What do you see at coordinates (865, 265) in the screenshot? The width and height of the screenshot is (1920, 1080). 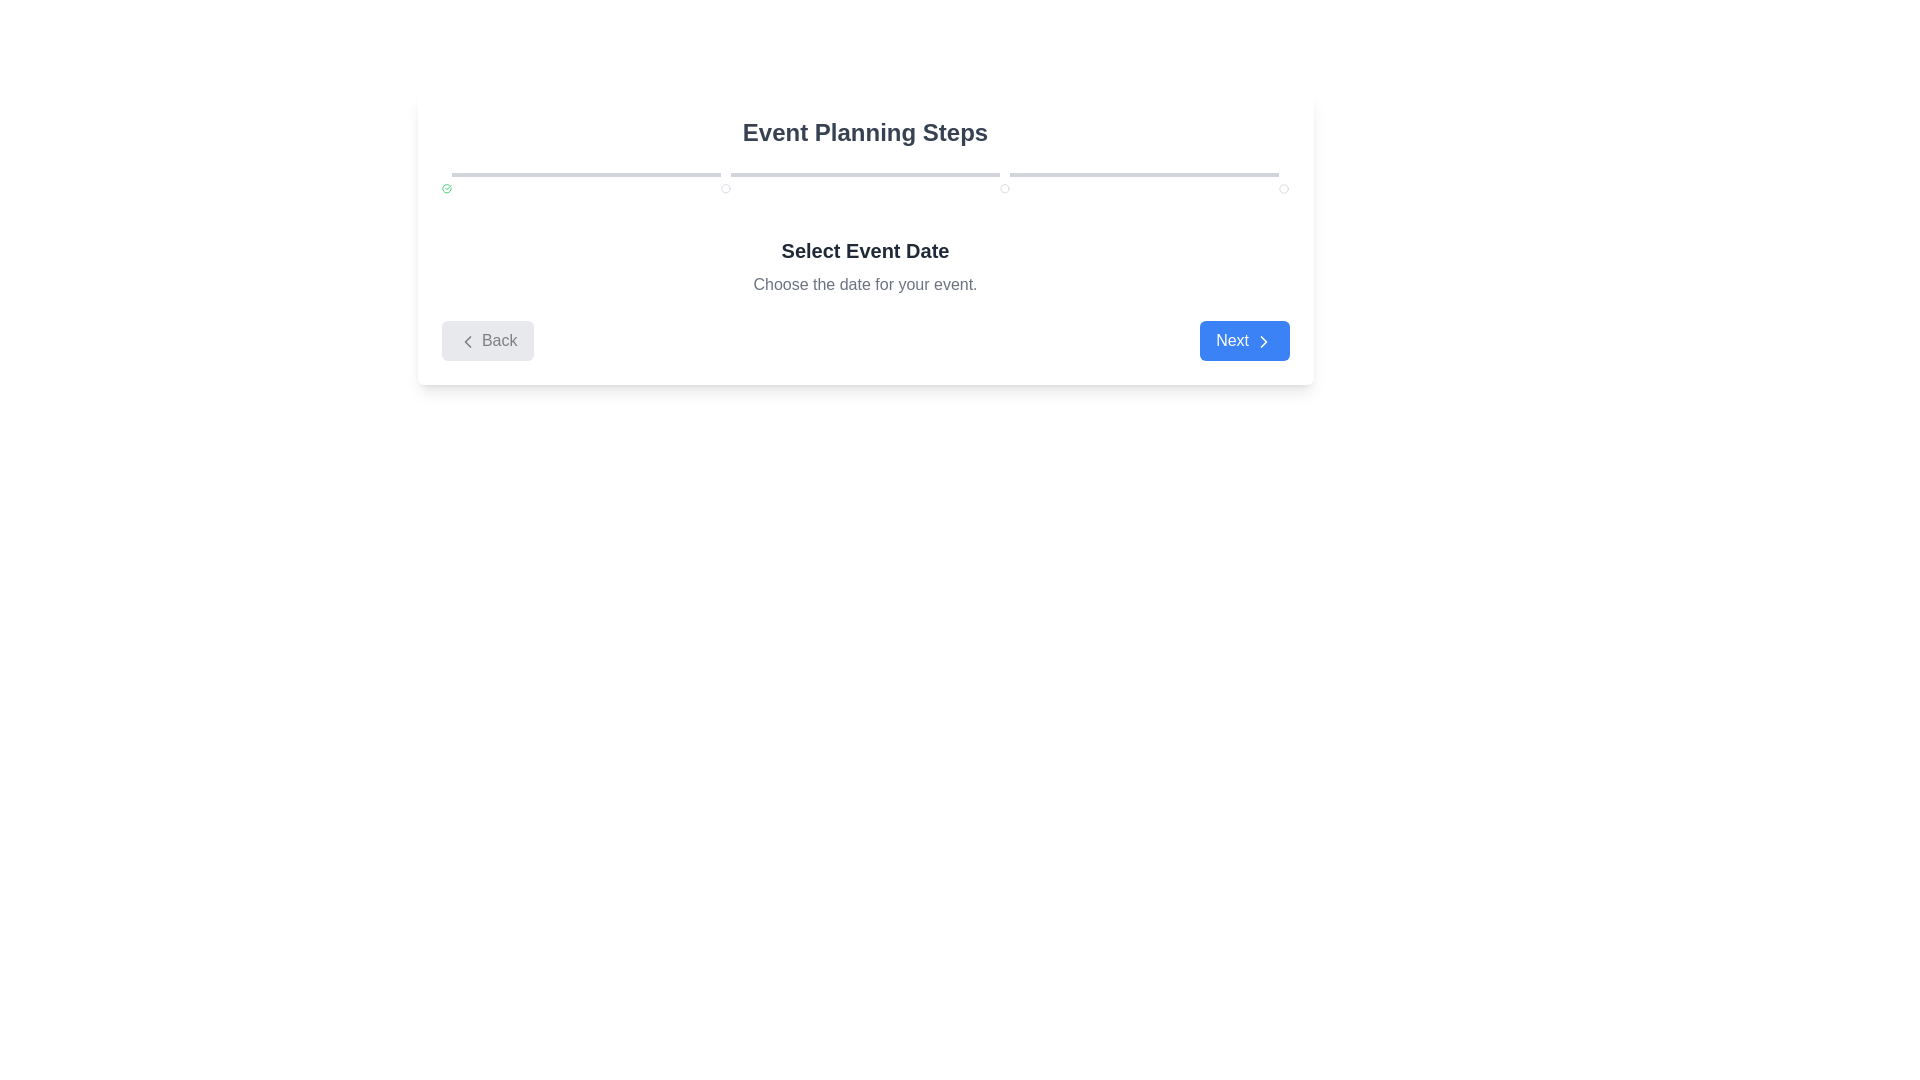 I see `information displayed in the text block titled 'Select Event Date' which instructs to 'Choose the date for your event.'` at bounding box center [865, 265].